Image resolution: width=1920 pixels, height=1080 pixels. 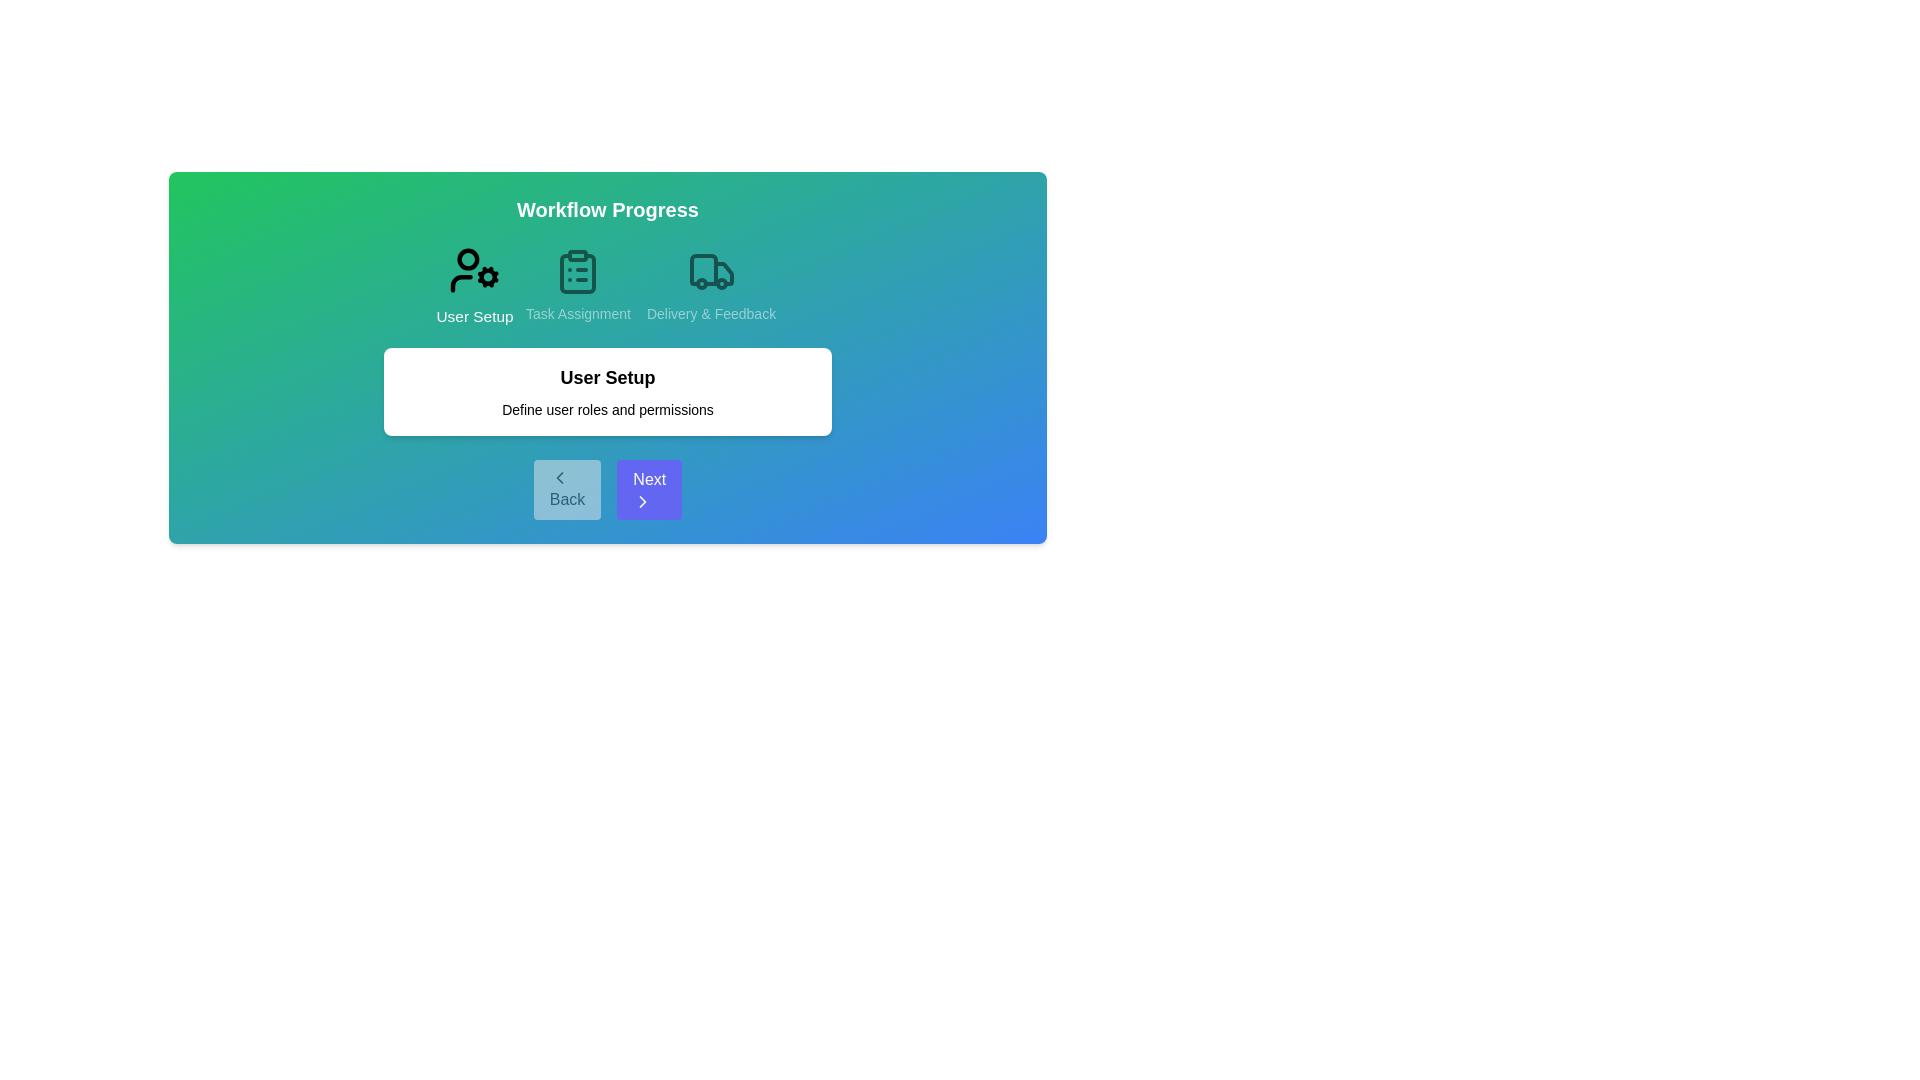 What do you see at coordinates (607, 408) in the screenshot?
I see `the text 'Define user roles and permissions' from the component` at bounding box center [607, 408].